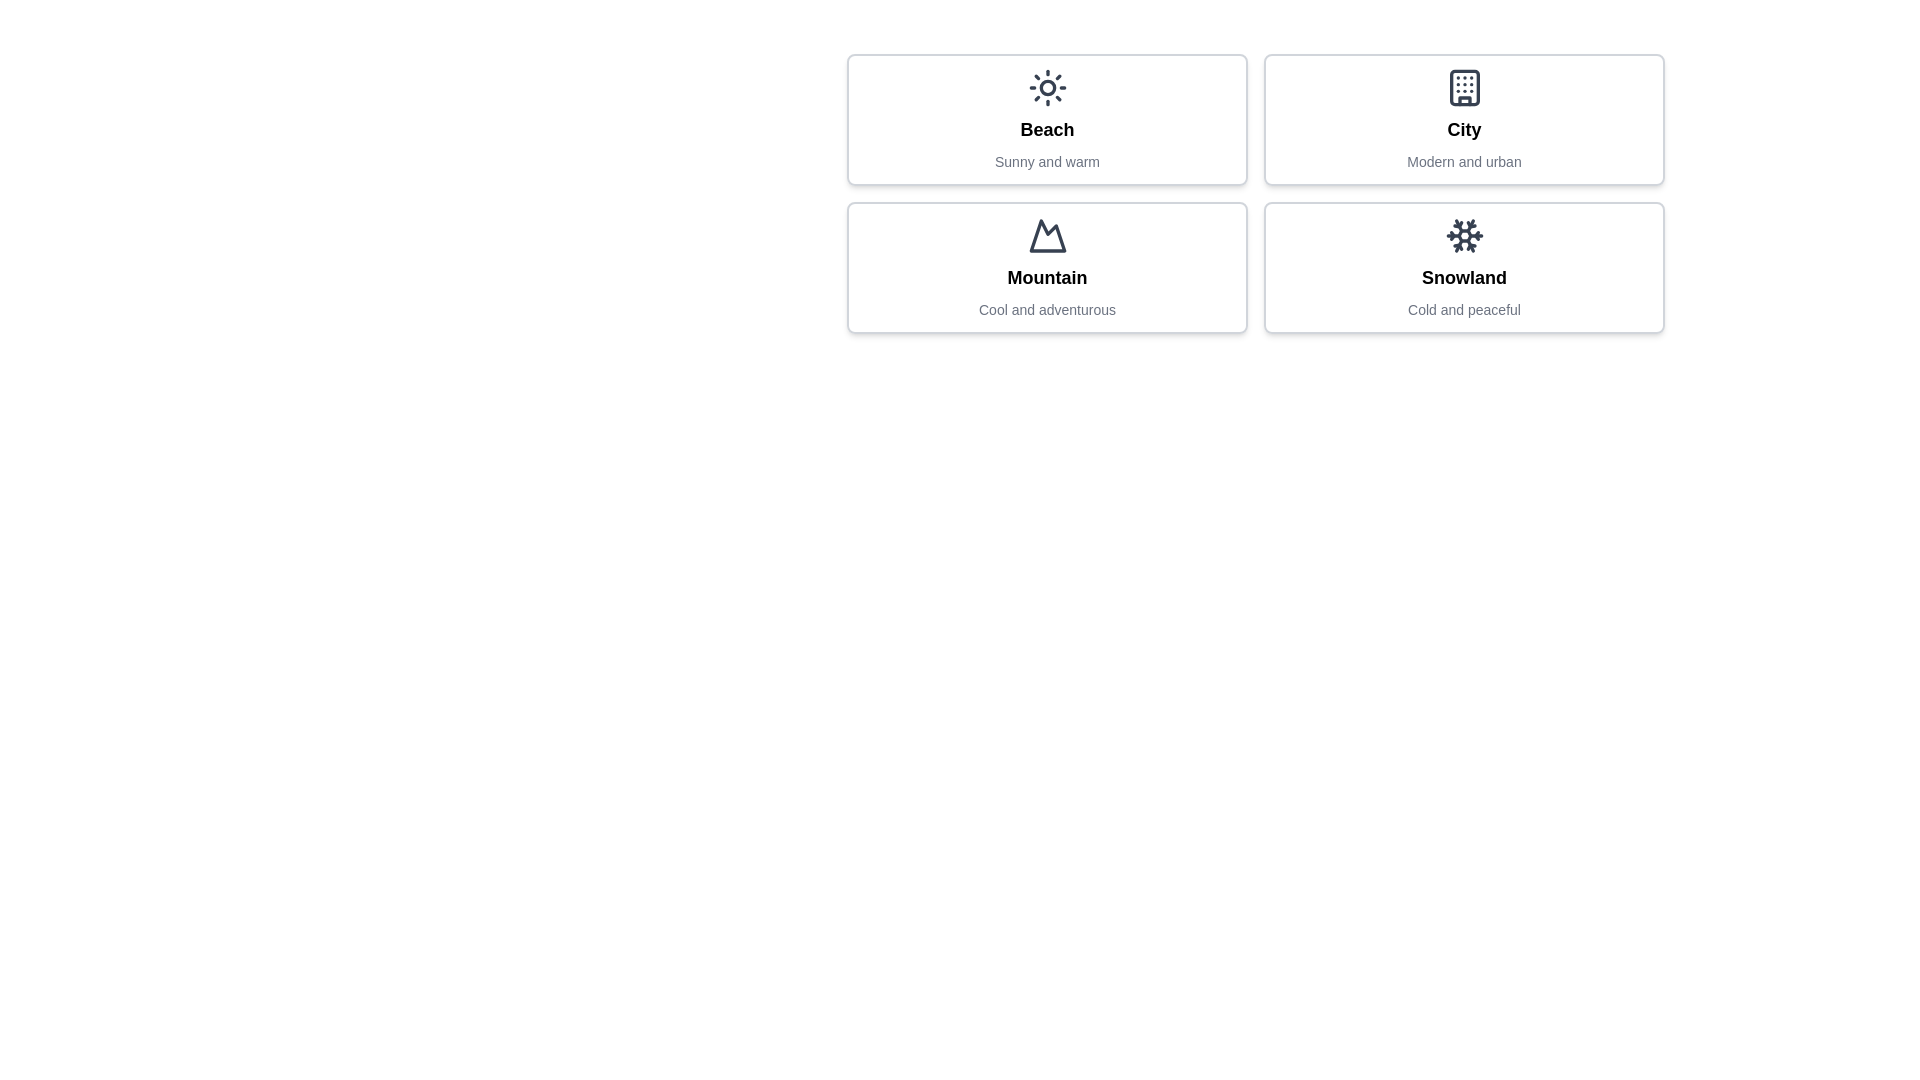 The height and width of the screenshot is (1080, 1920). Describe the element at coordinates (1046, 277) in the screenshot. I see `text label for the card titled 'Mountain', which is the third card in a grid layout, positioned below the 'Beach' card and to the left of the 'Snowland' card` at that location.